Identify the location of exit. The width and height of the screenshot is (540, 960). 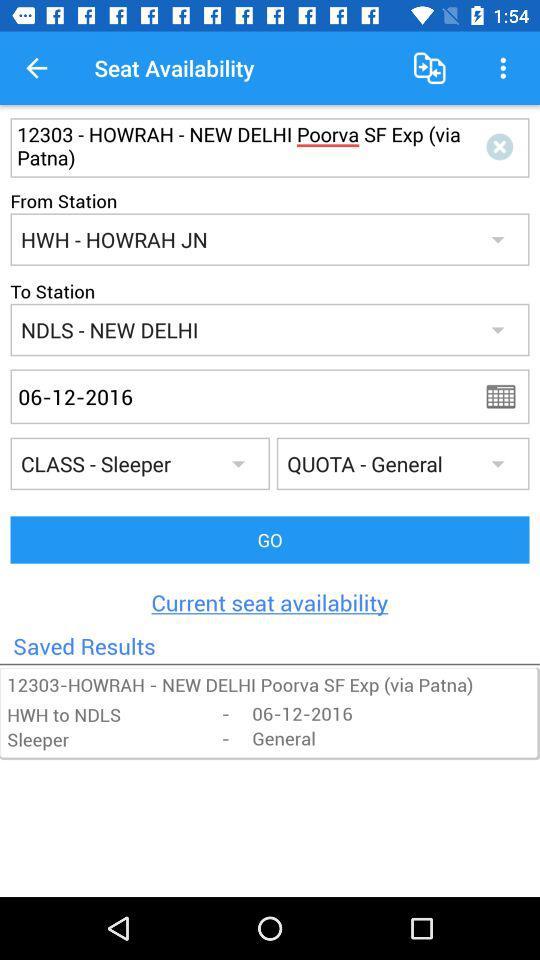
(502, 146).